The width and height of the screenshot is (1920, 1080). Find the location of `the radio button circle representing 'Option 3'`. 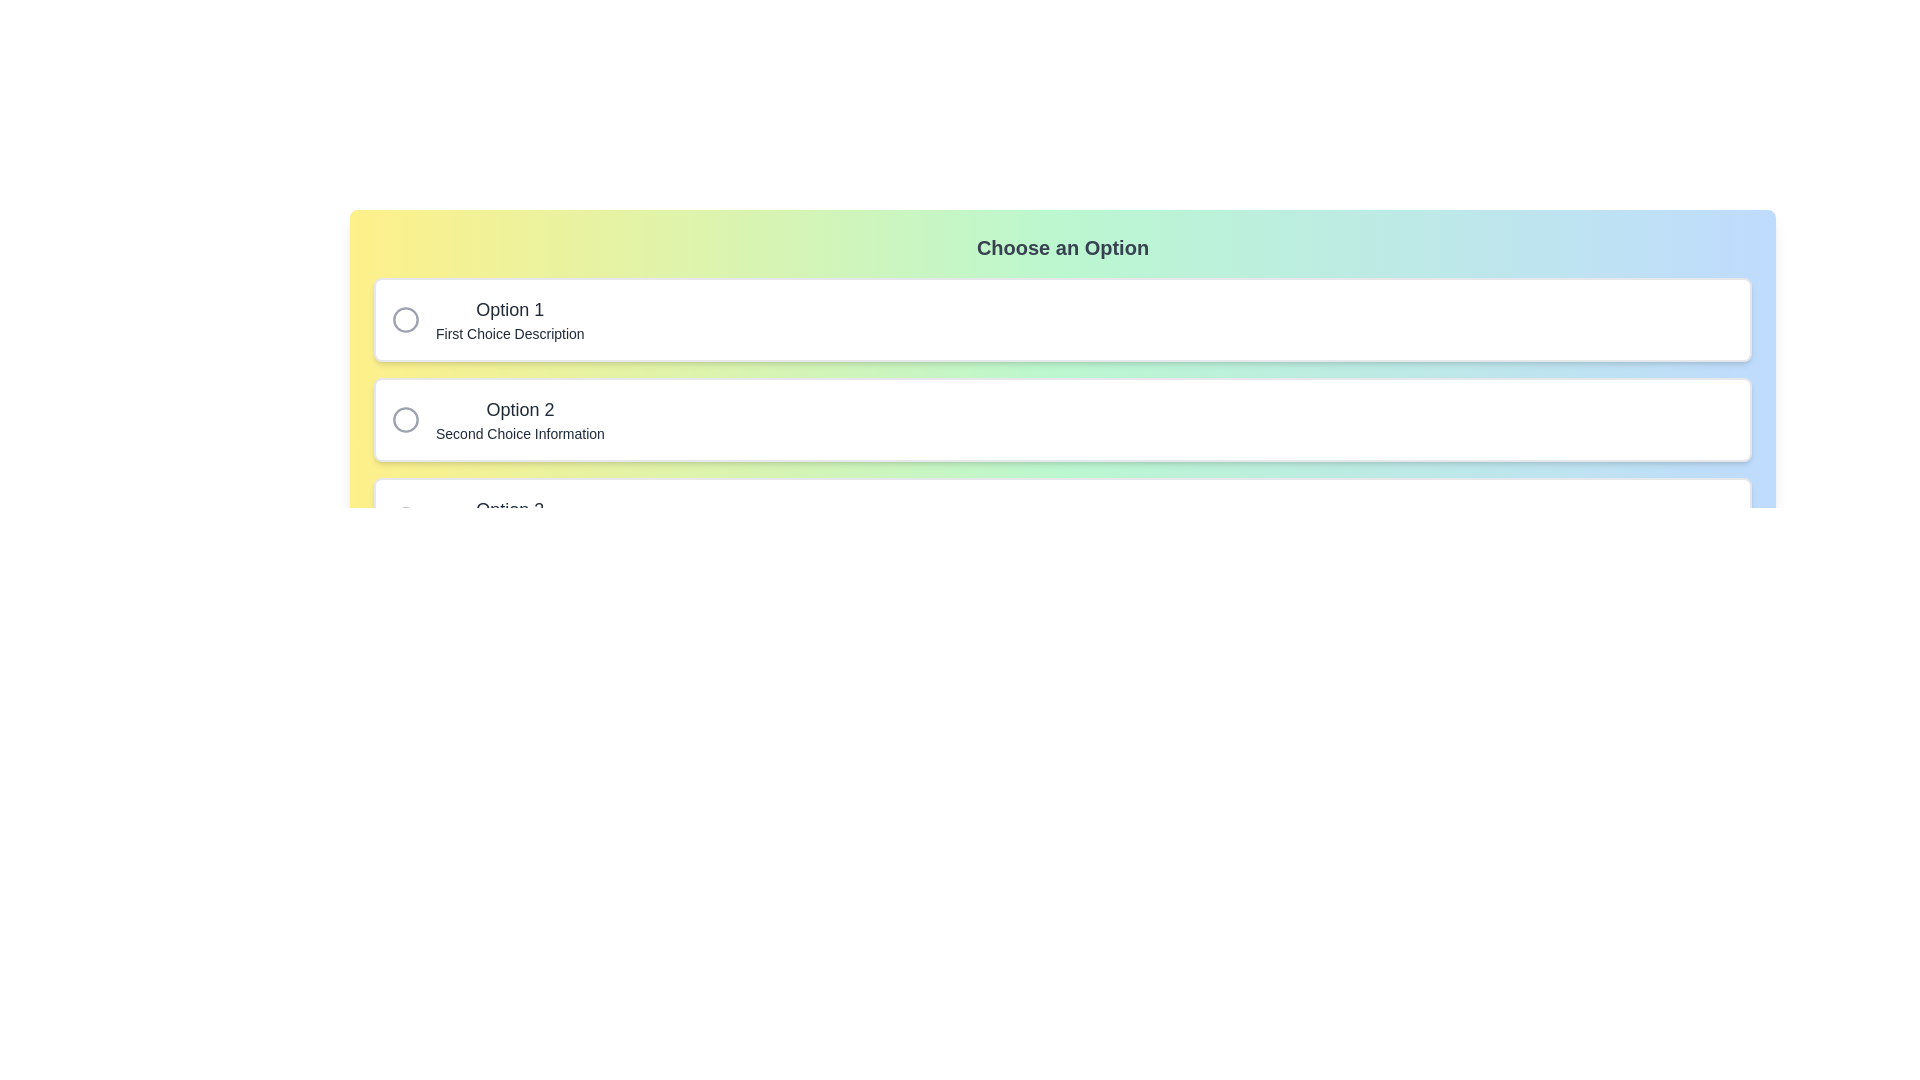

the radio button circle representing 'Option 3' is located at coordinates (405, 519).